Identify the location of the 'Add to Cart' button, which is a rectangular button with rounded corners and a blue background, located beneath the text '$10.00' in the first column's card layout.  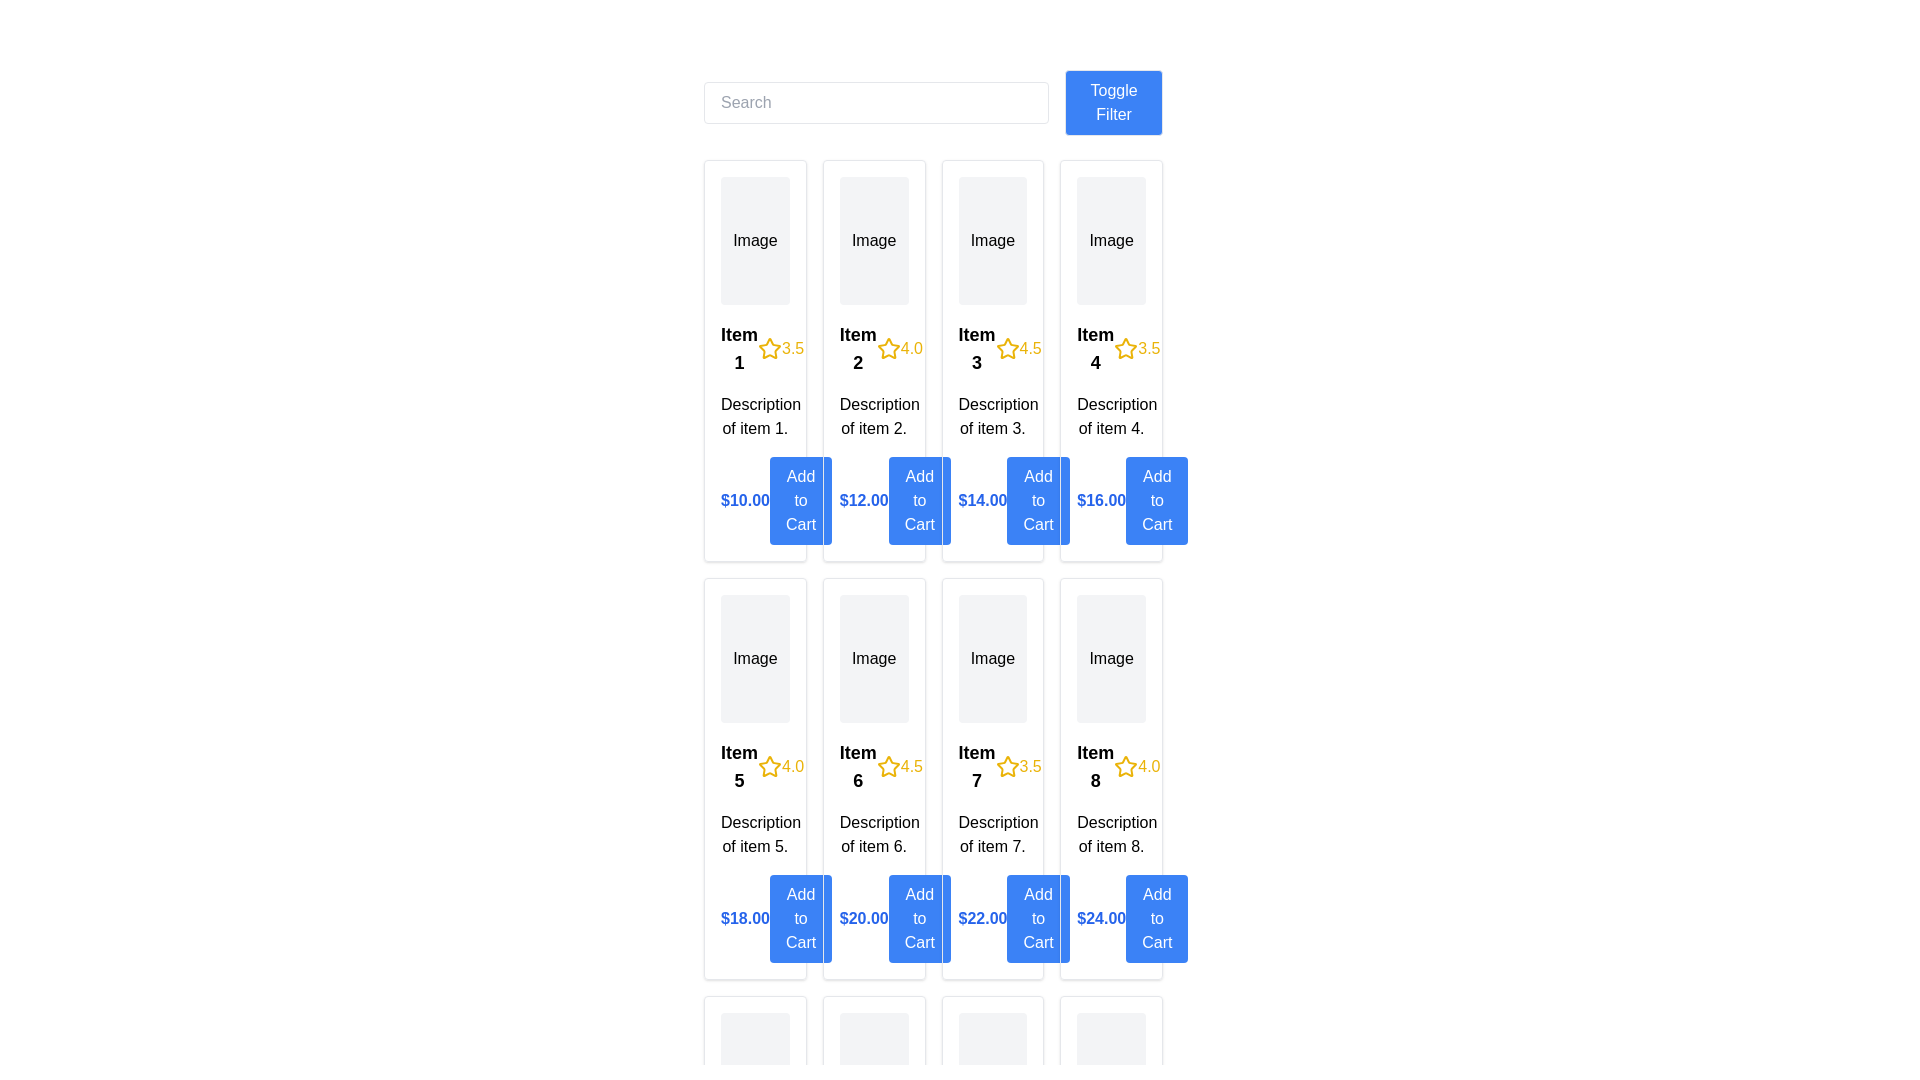
(801, 500).